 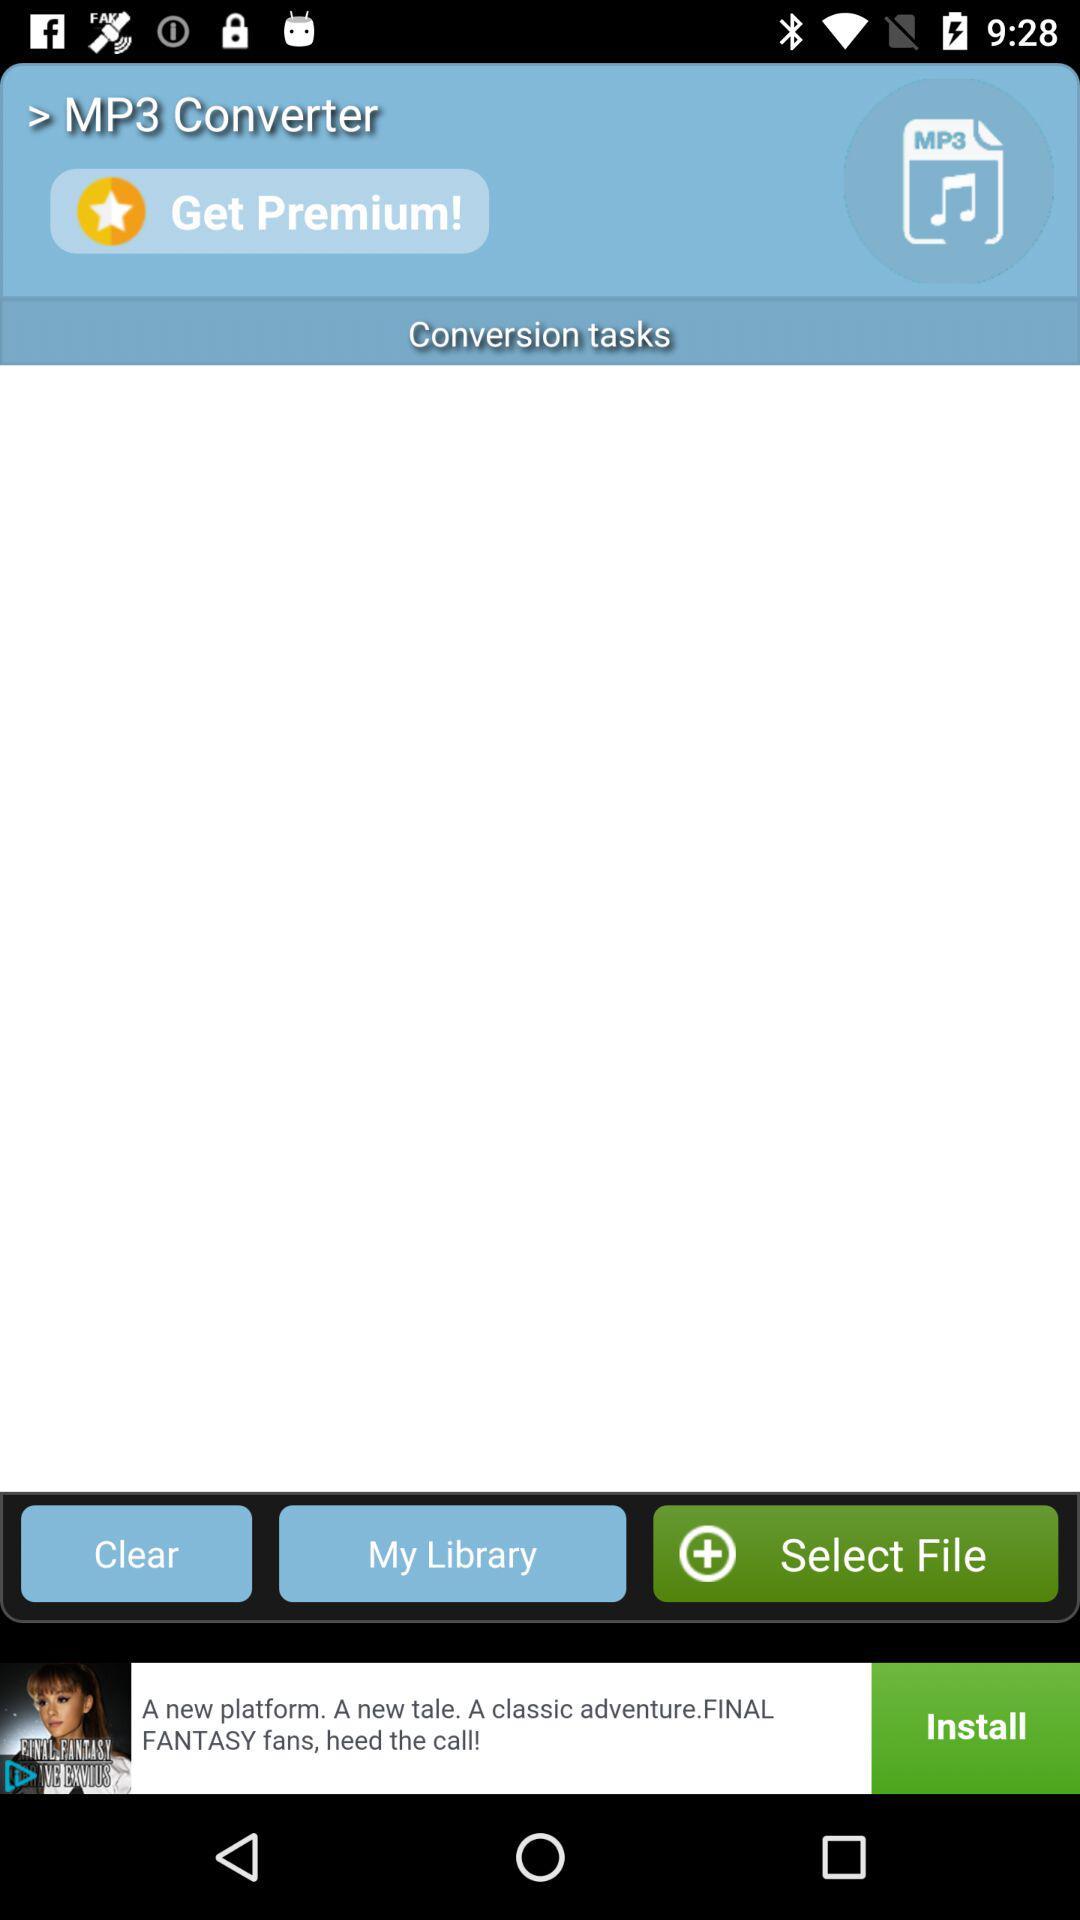 I want to click on the clear at the bottom left corner, so click(x=135, y=1552).